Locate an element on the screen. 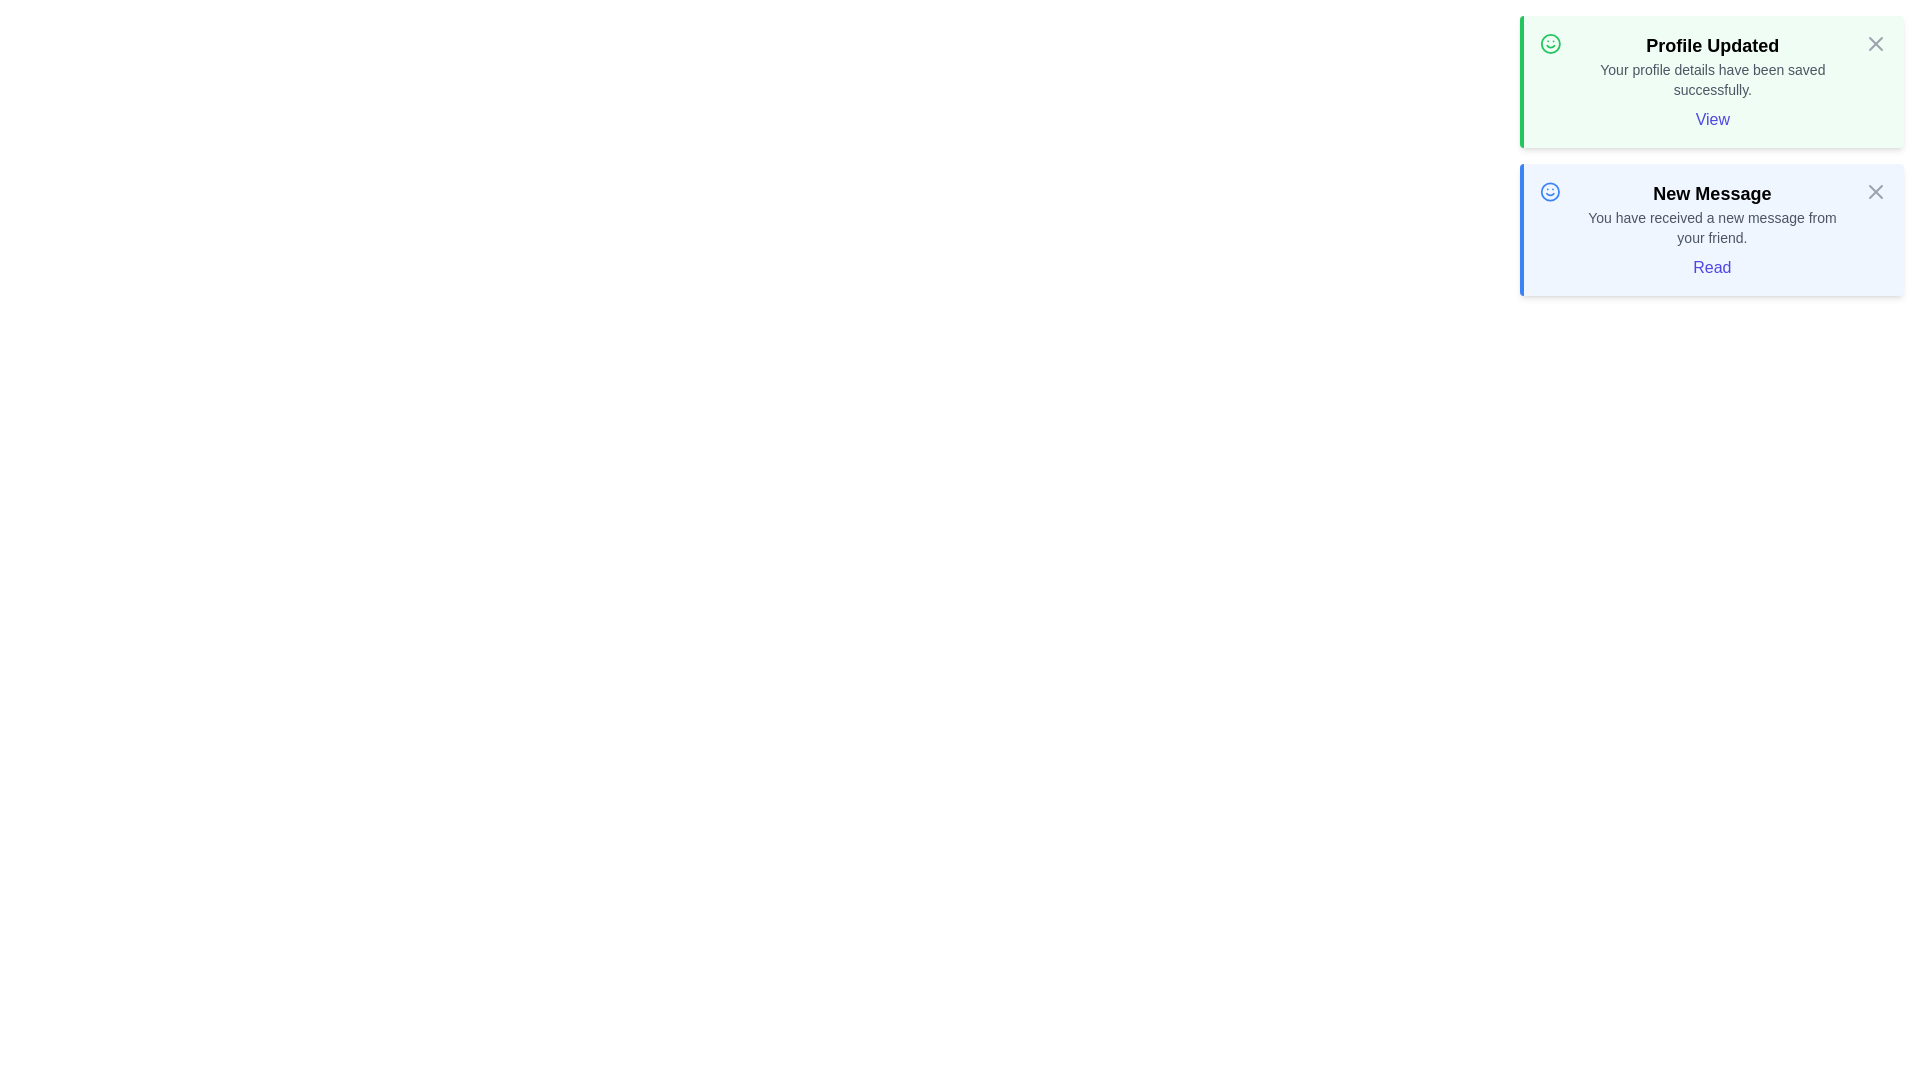 This screenshot has height=1080, width=1920. close button of the notification to remove it is located at coordinates (1875, 43).